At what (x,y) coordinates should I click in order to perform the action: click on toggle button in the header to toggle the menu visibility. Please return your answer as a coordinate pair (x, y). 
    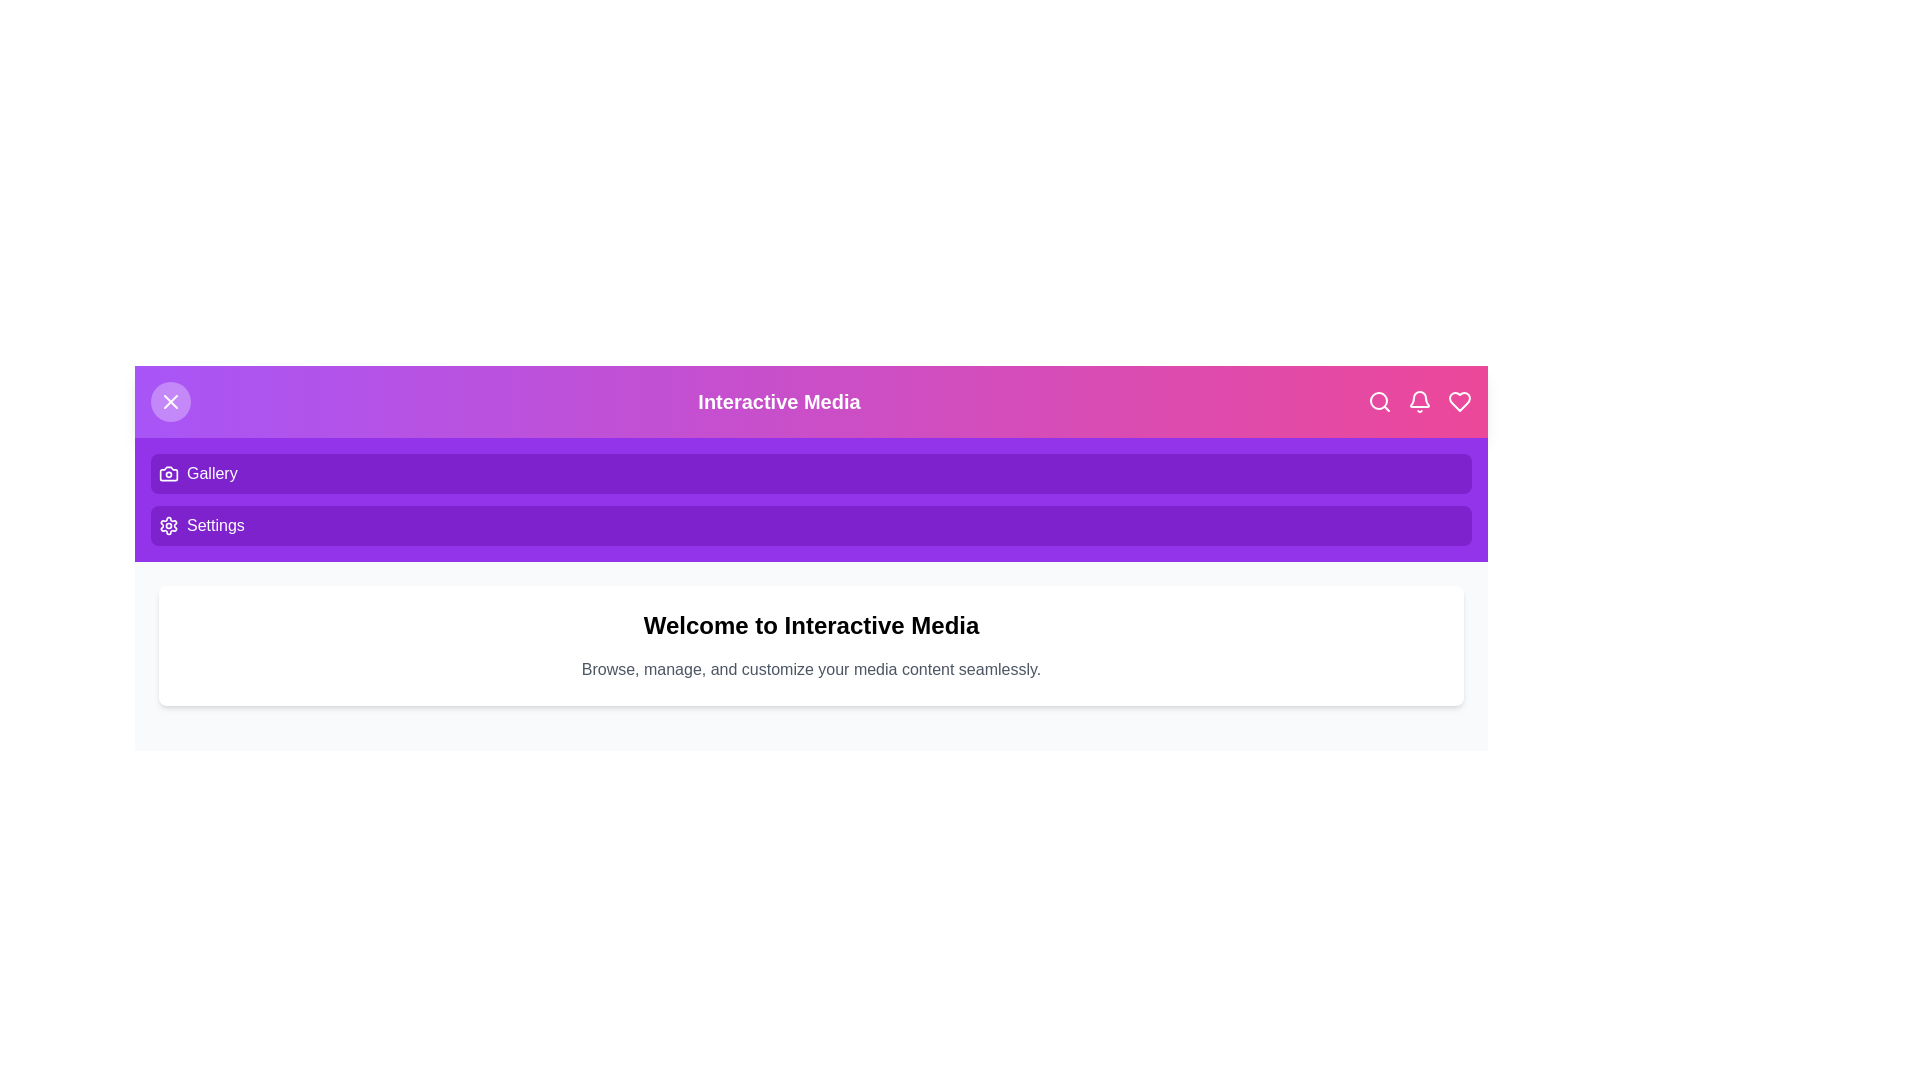
    Looking at the image, I should click on (171, 401).